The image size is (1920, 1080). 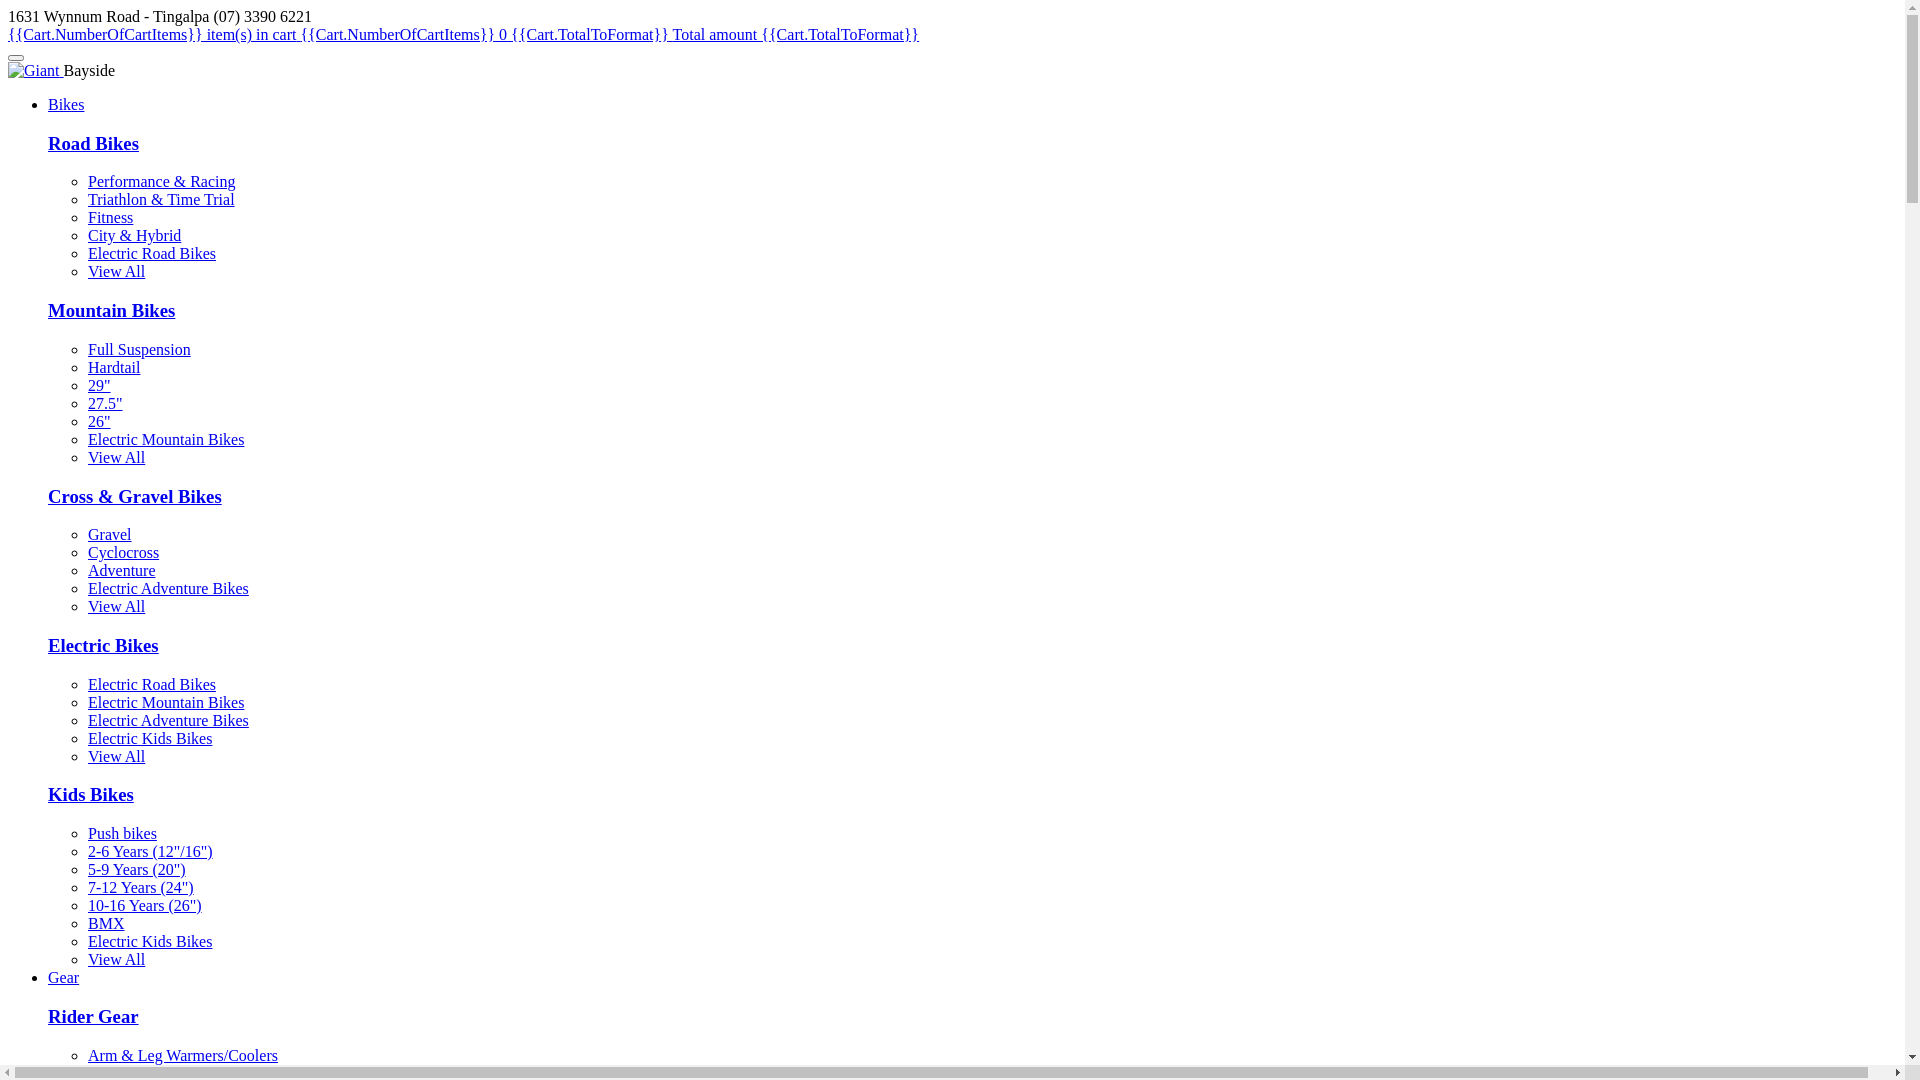 I want to click on '7-12 Years (24")', so click(x=139, y=886).